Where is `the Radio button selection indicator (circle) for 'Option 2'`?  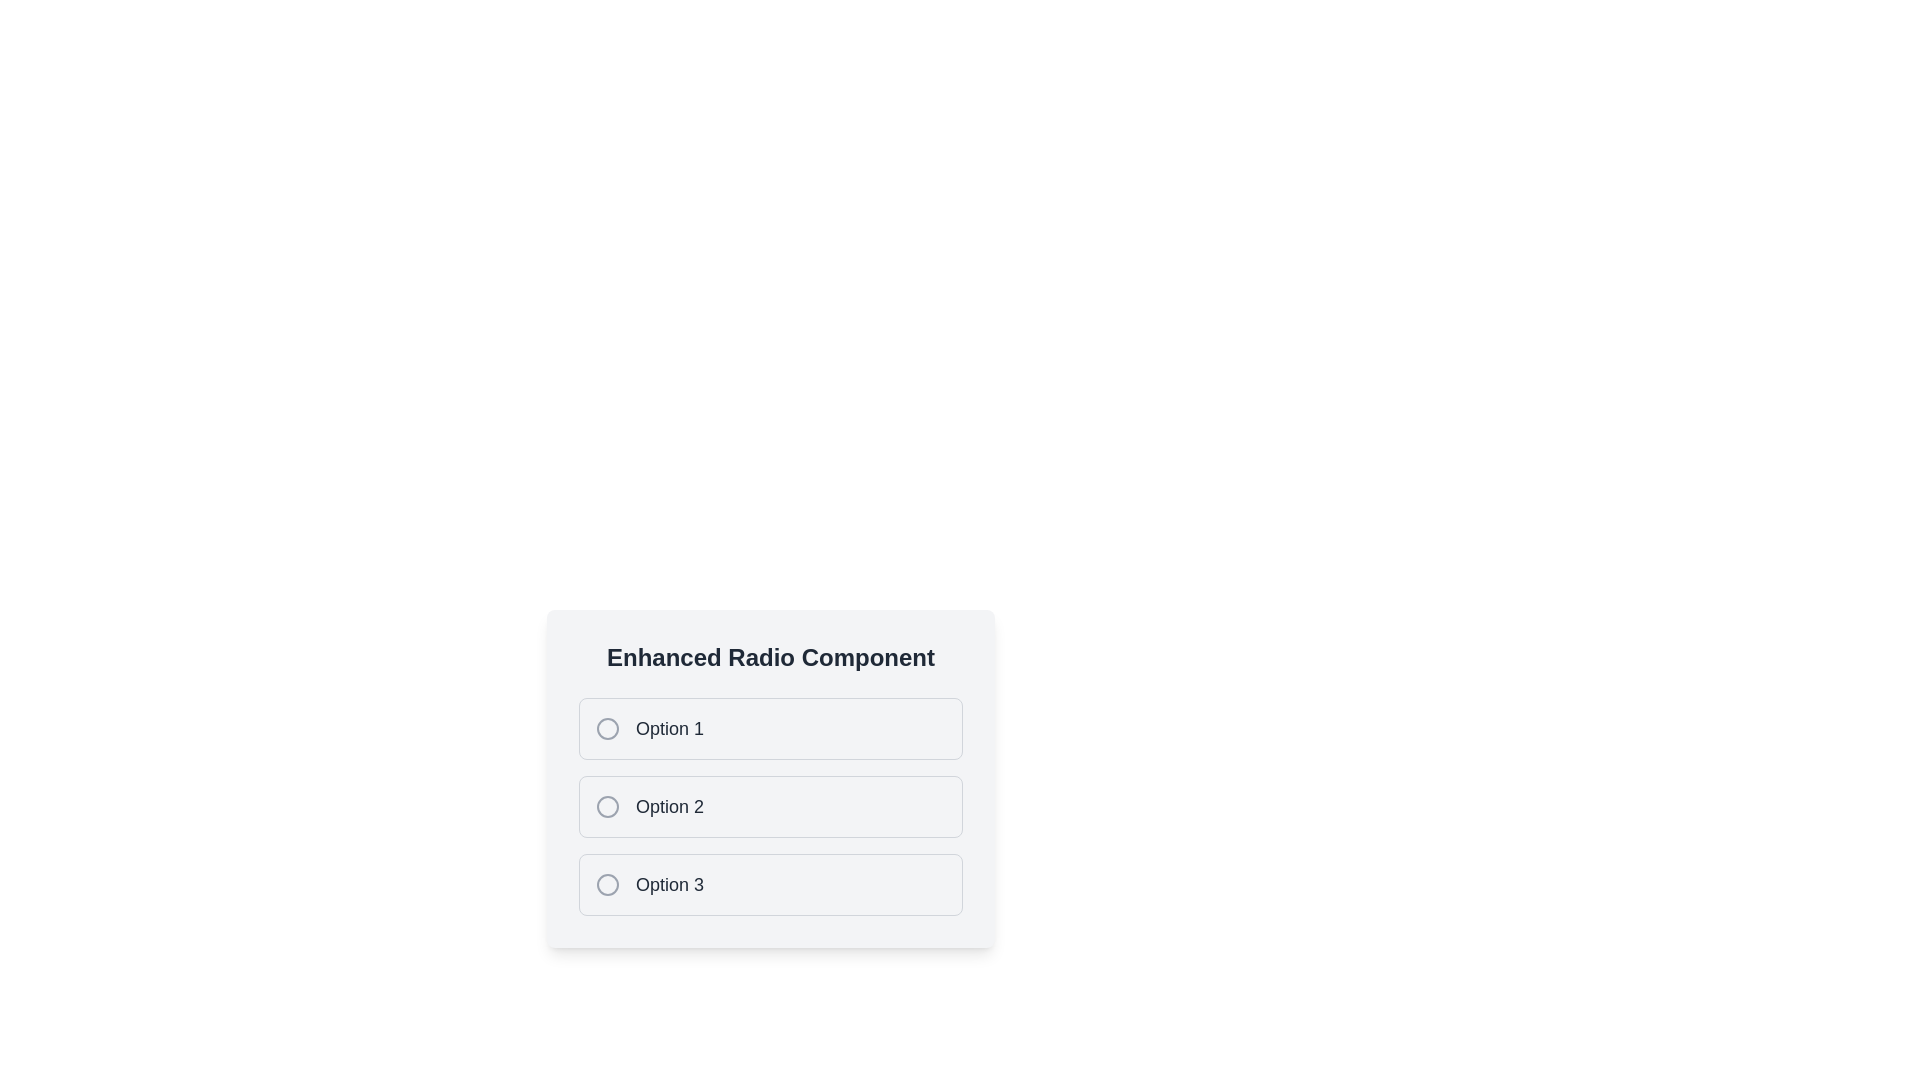
the Radio button selection indicator (circle) for 'Option 2' is located at coordinates (607, 805).